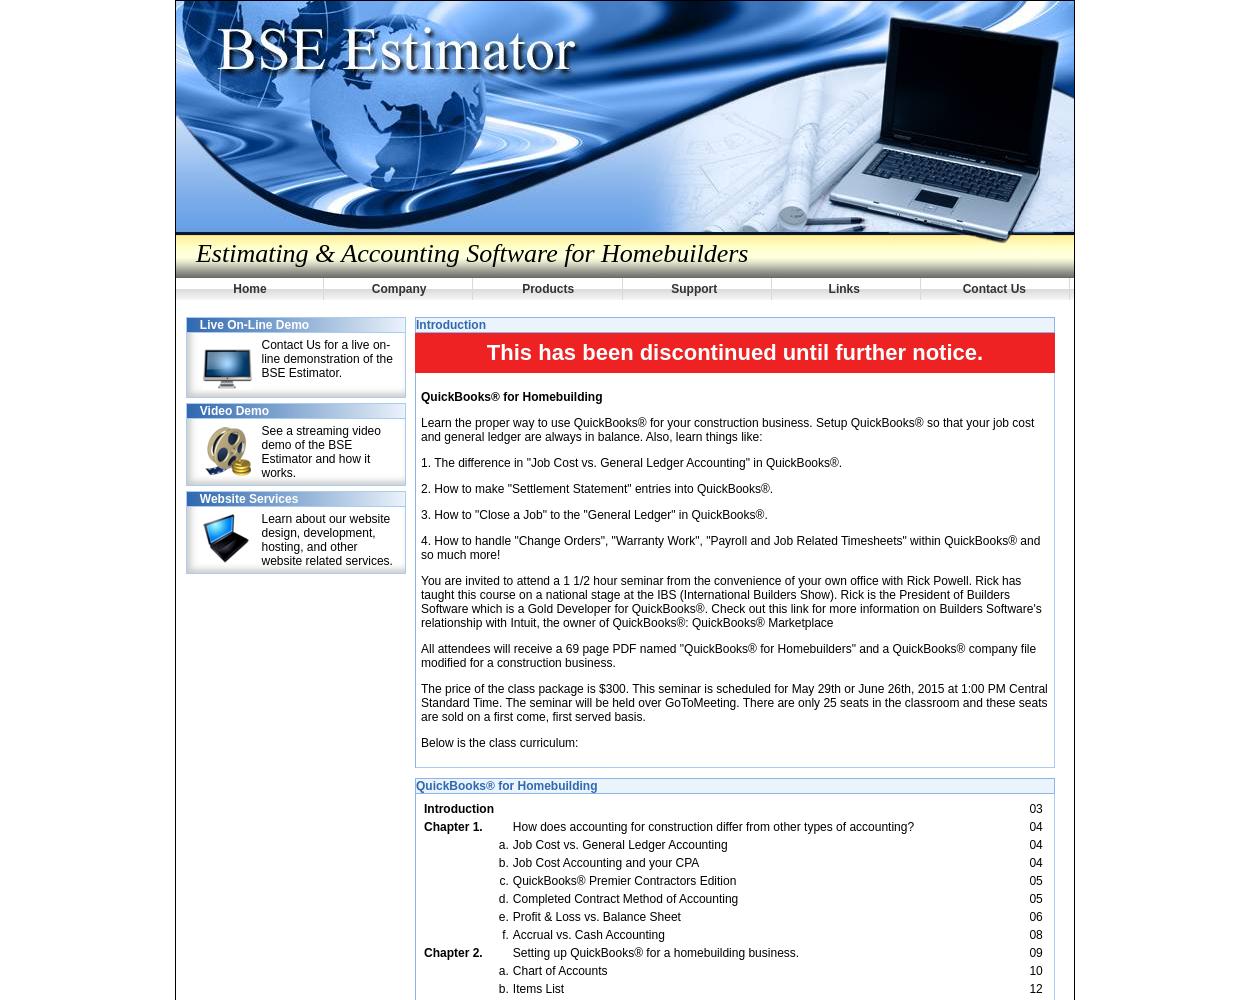  I want to click on 'Completed Contract Method of Accounting', so click(625, 899).